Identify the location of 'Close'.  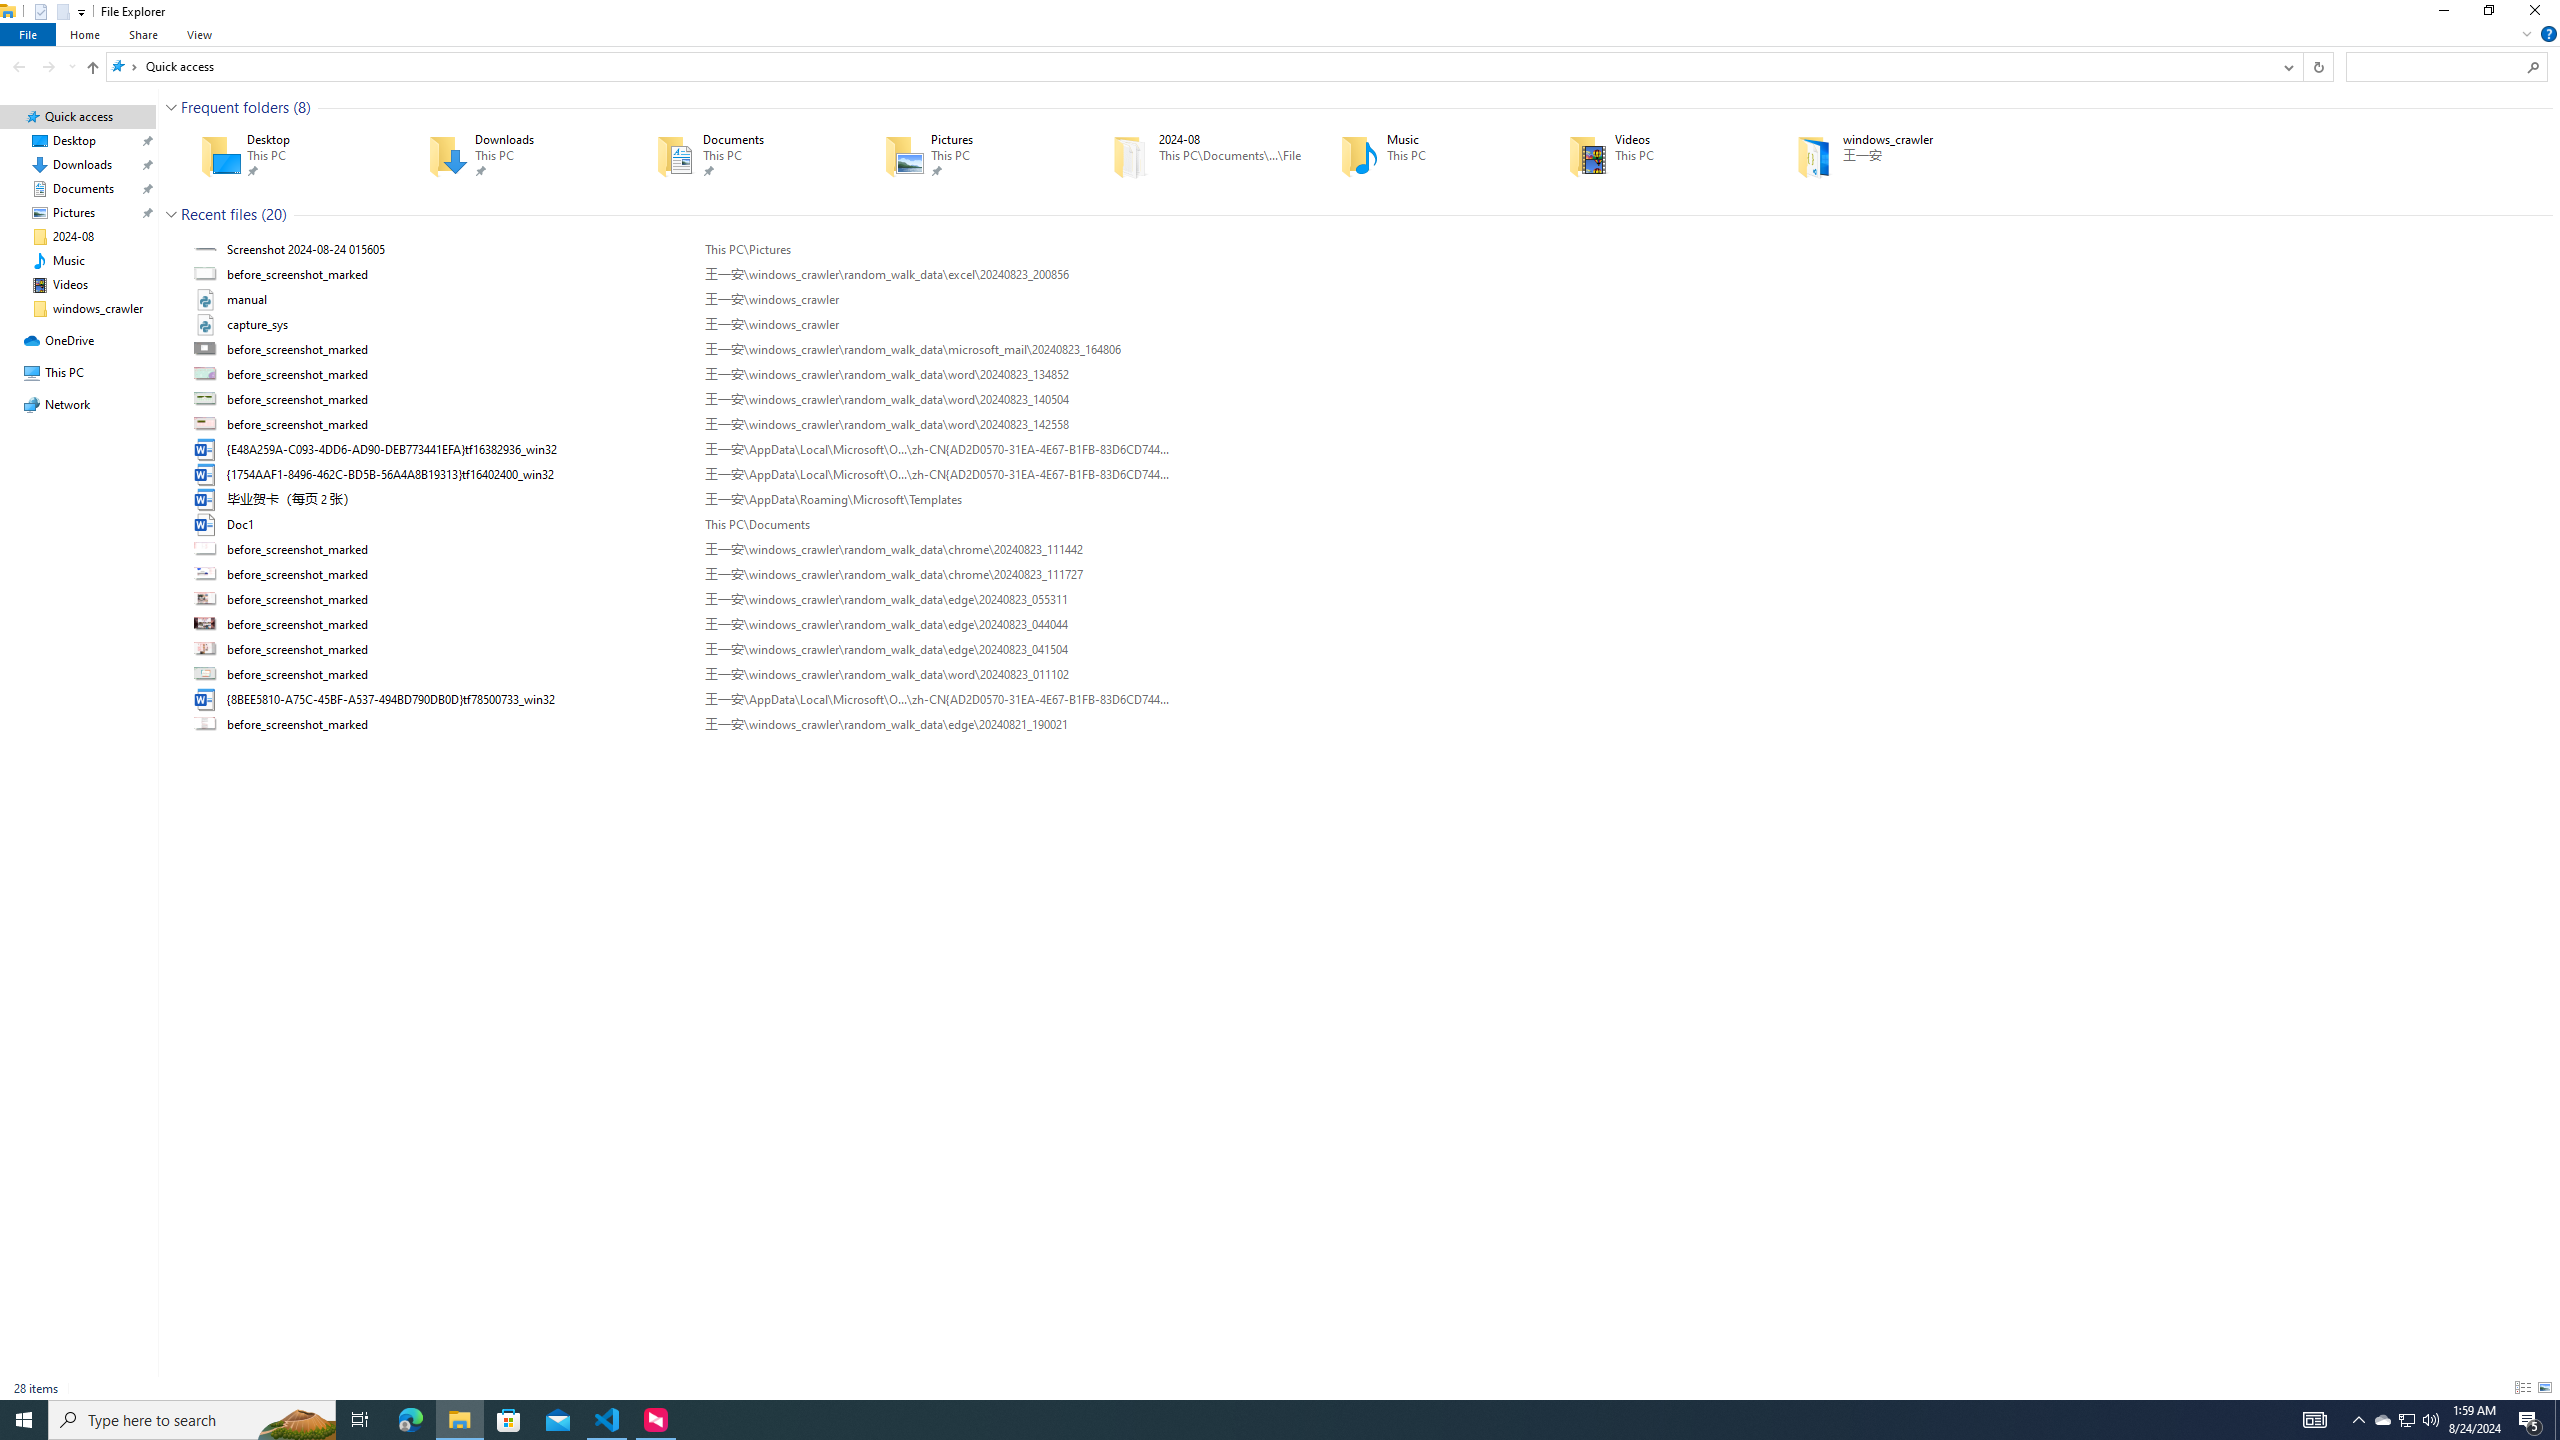
(2539, 15).